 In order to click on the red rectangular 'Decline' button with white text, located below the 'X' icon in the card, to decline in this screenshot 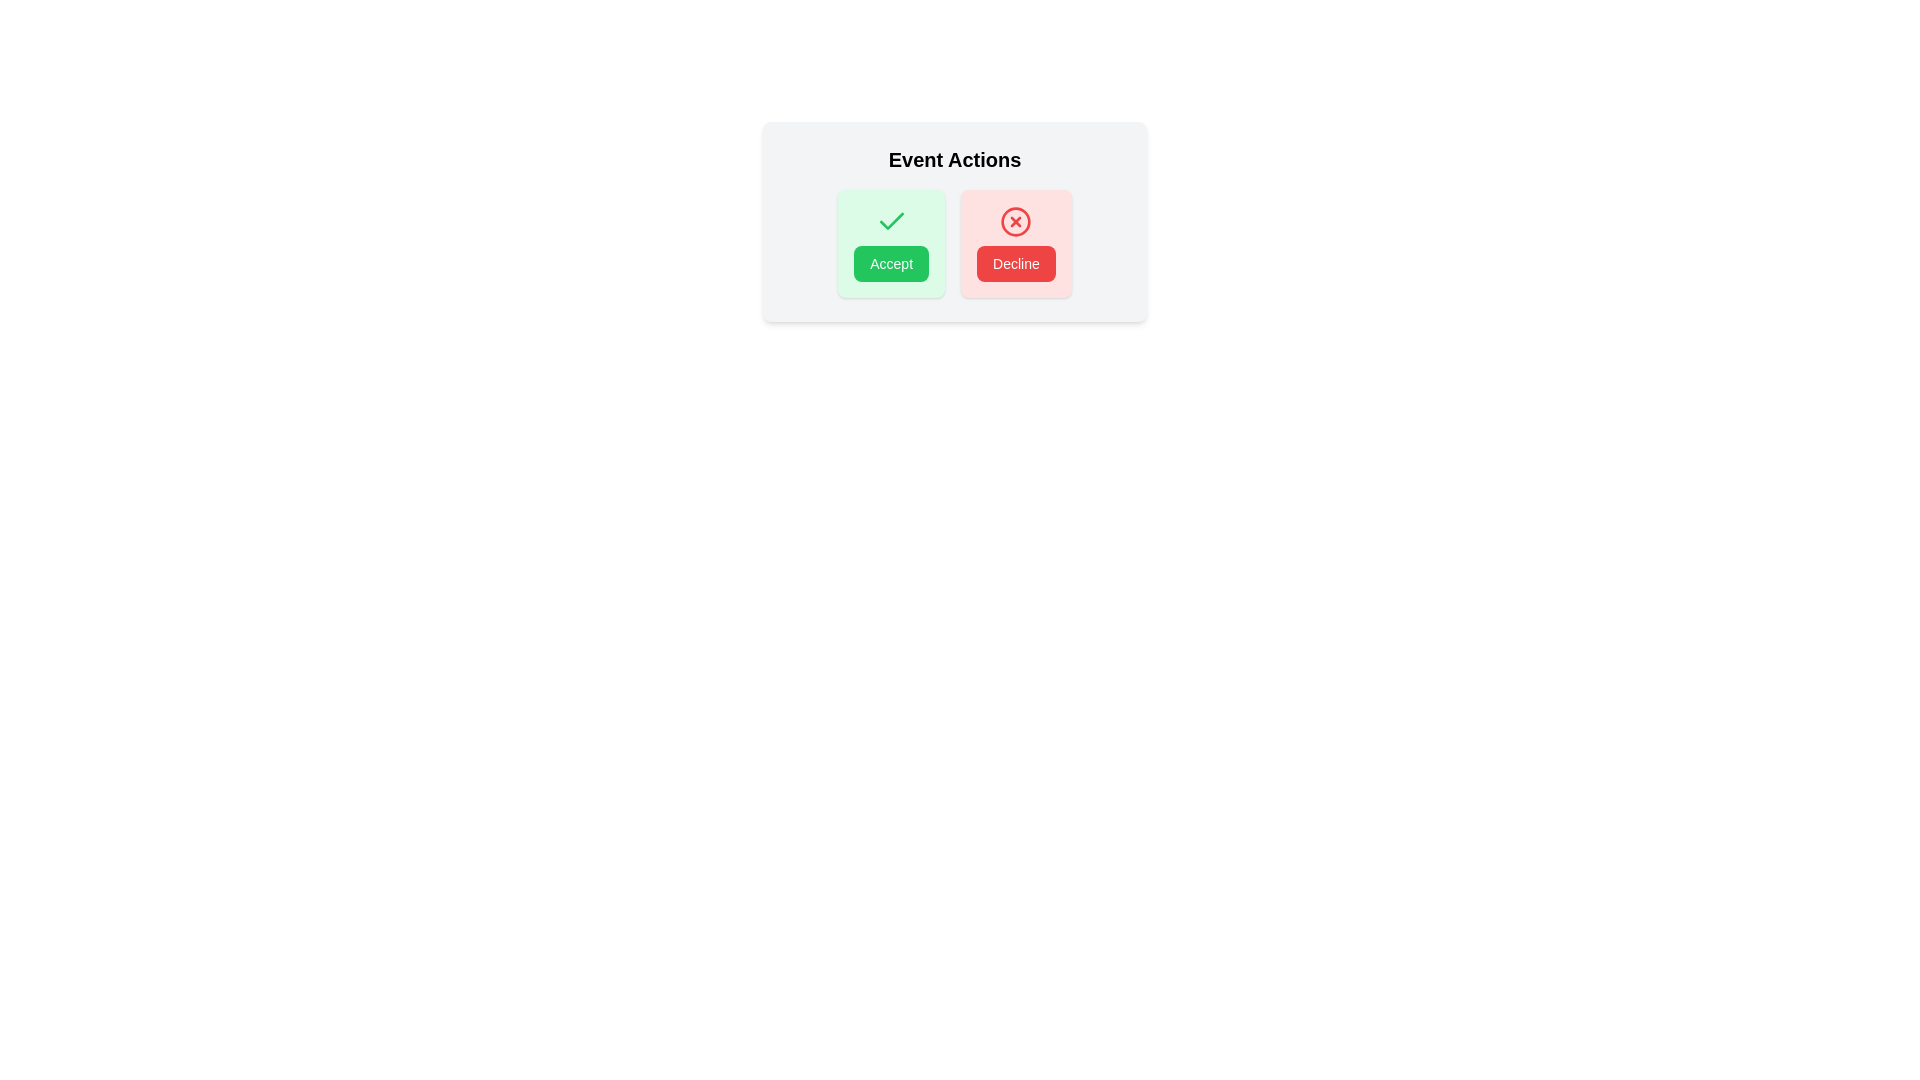, I will do `click(1016, 262)`.